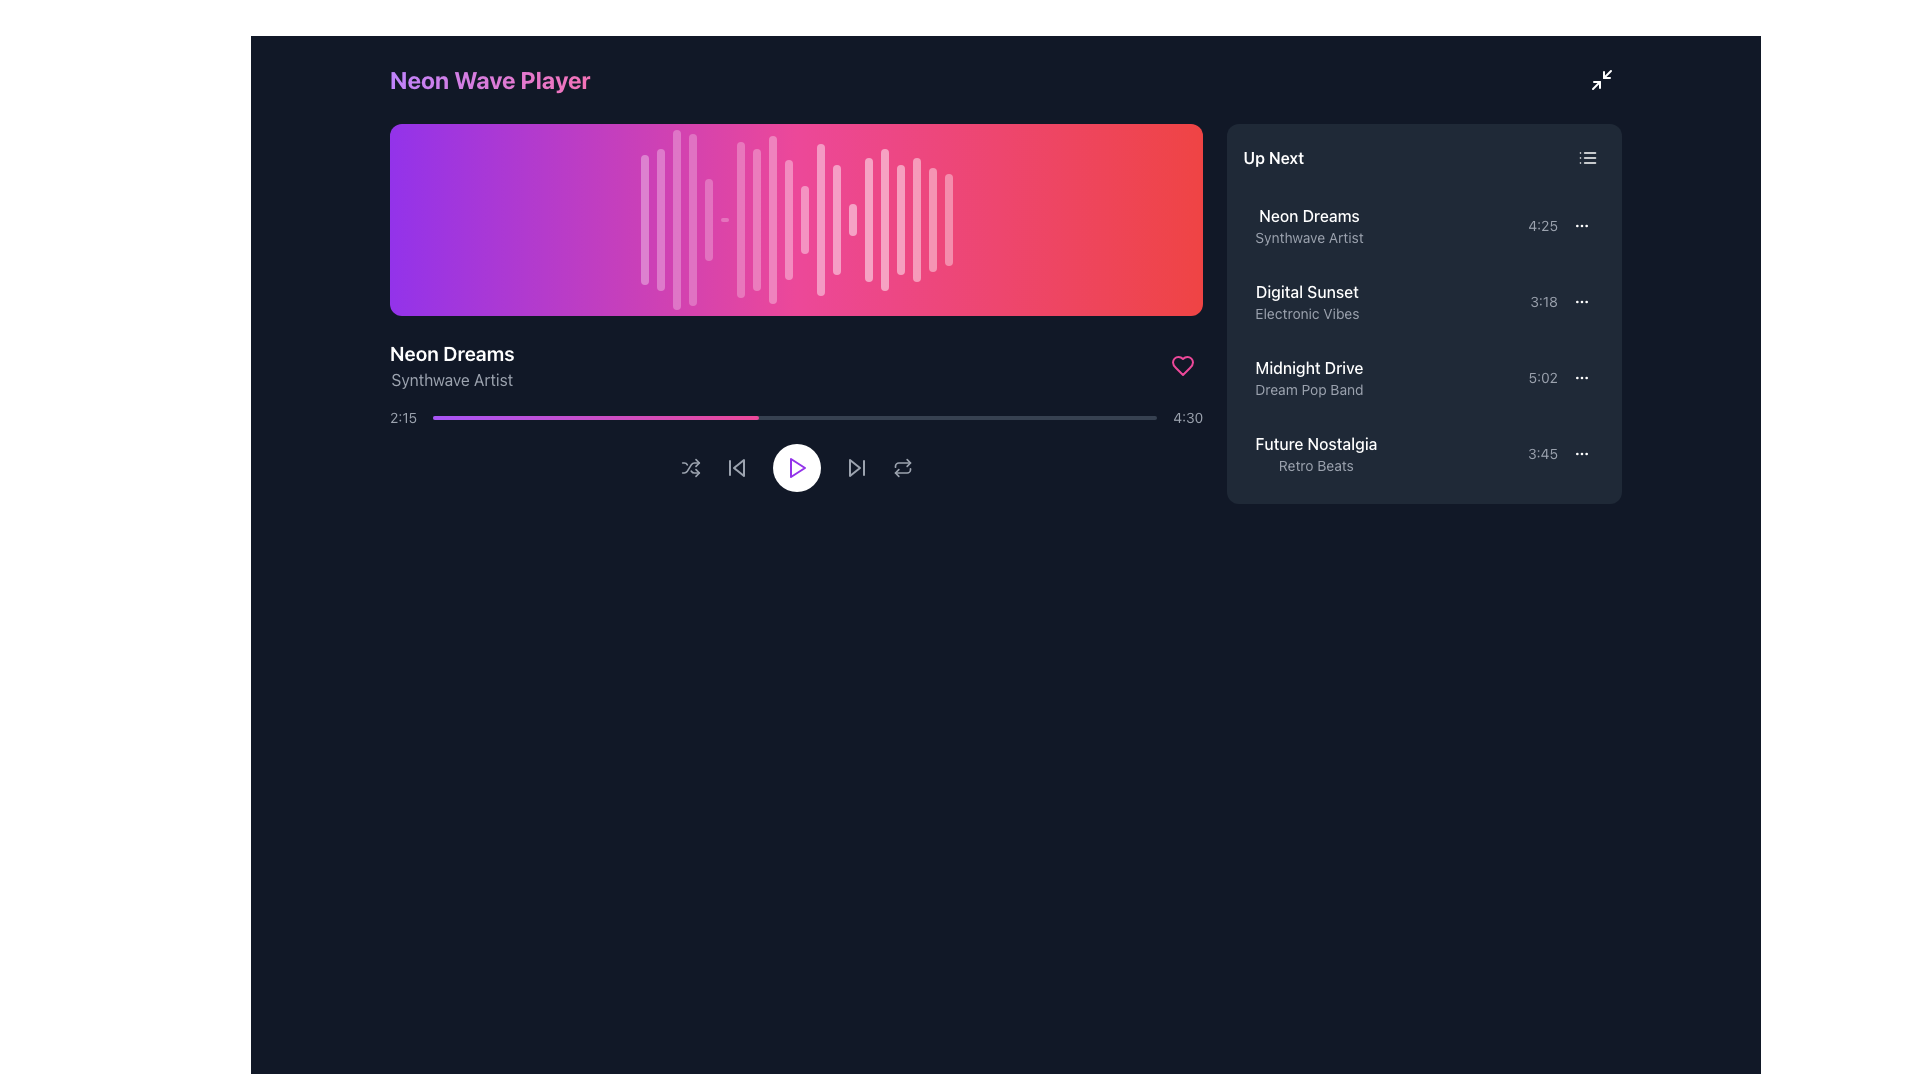  I want to click on the eighth vertical bar in the waveform visualization, which is a slim, rounded rectangular white bar within a purple-to-pink gradient background, so click(755, 219).